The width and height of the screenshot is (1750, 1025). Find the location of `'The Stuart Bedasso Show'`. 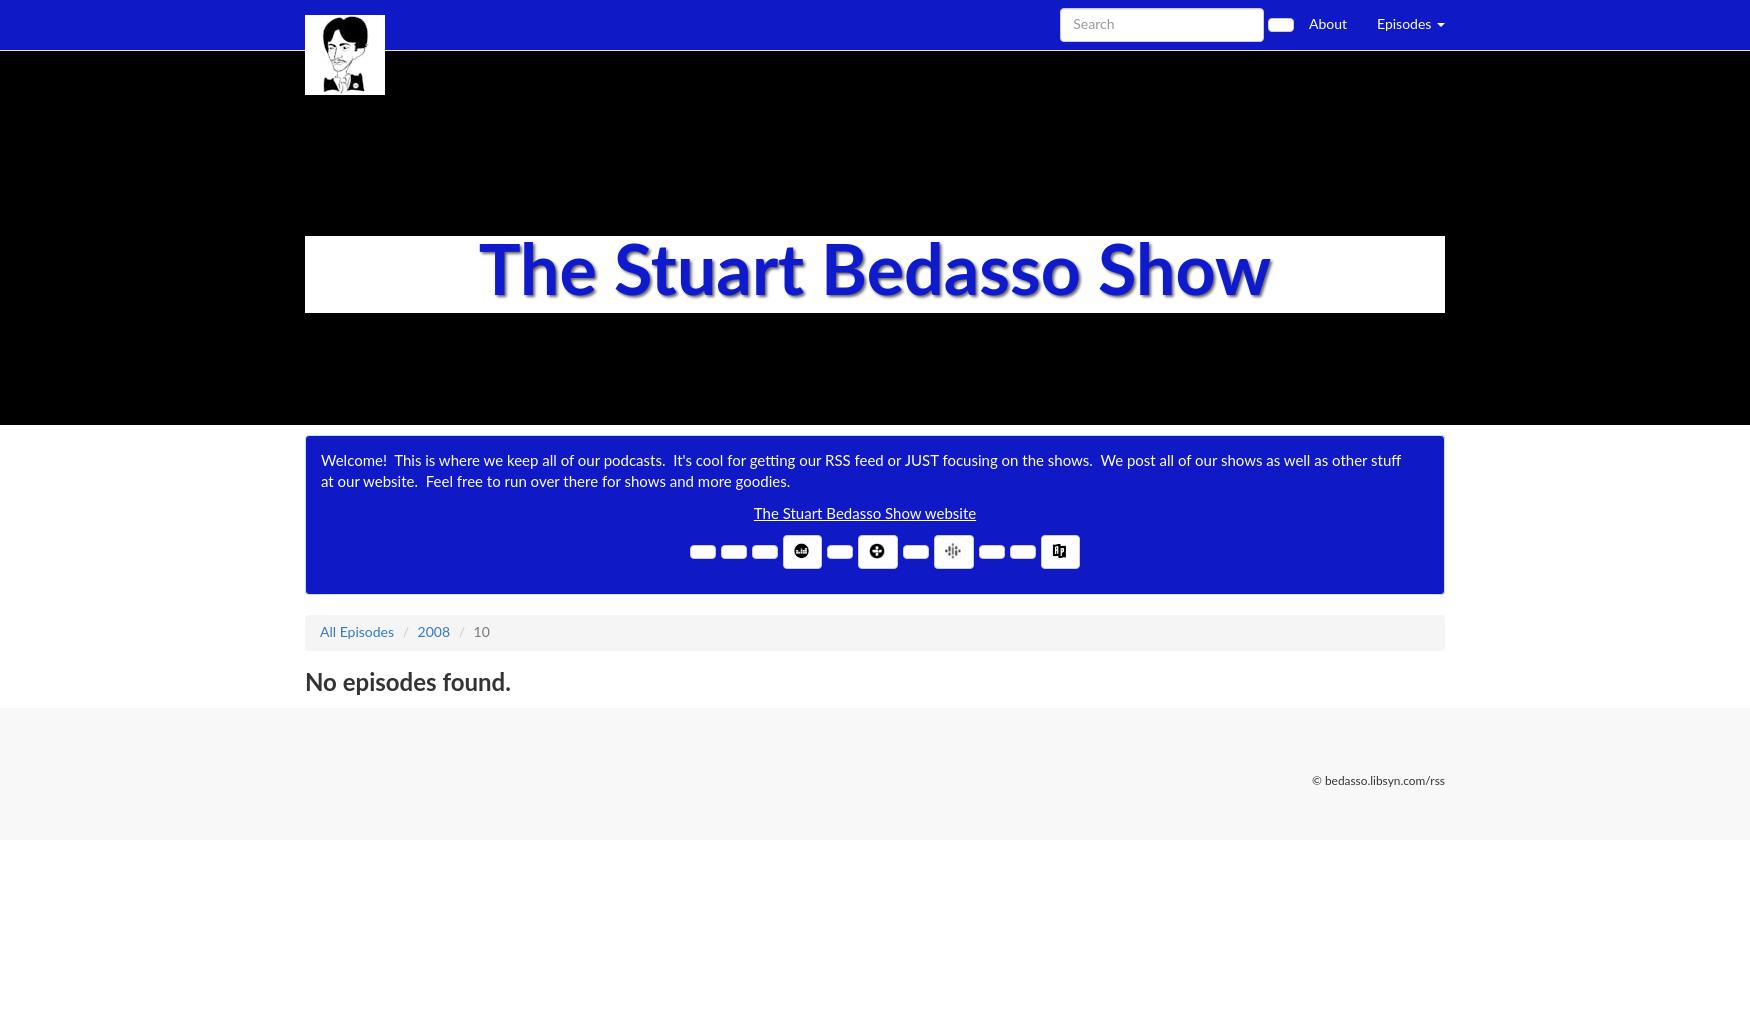

'The Stuart Bedasso Show' is located at coordinates (477, 272).